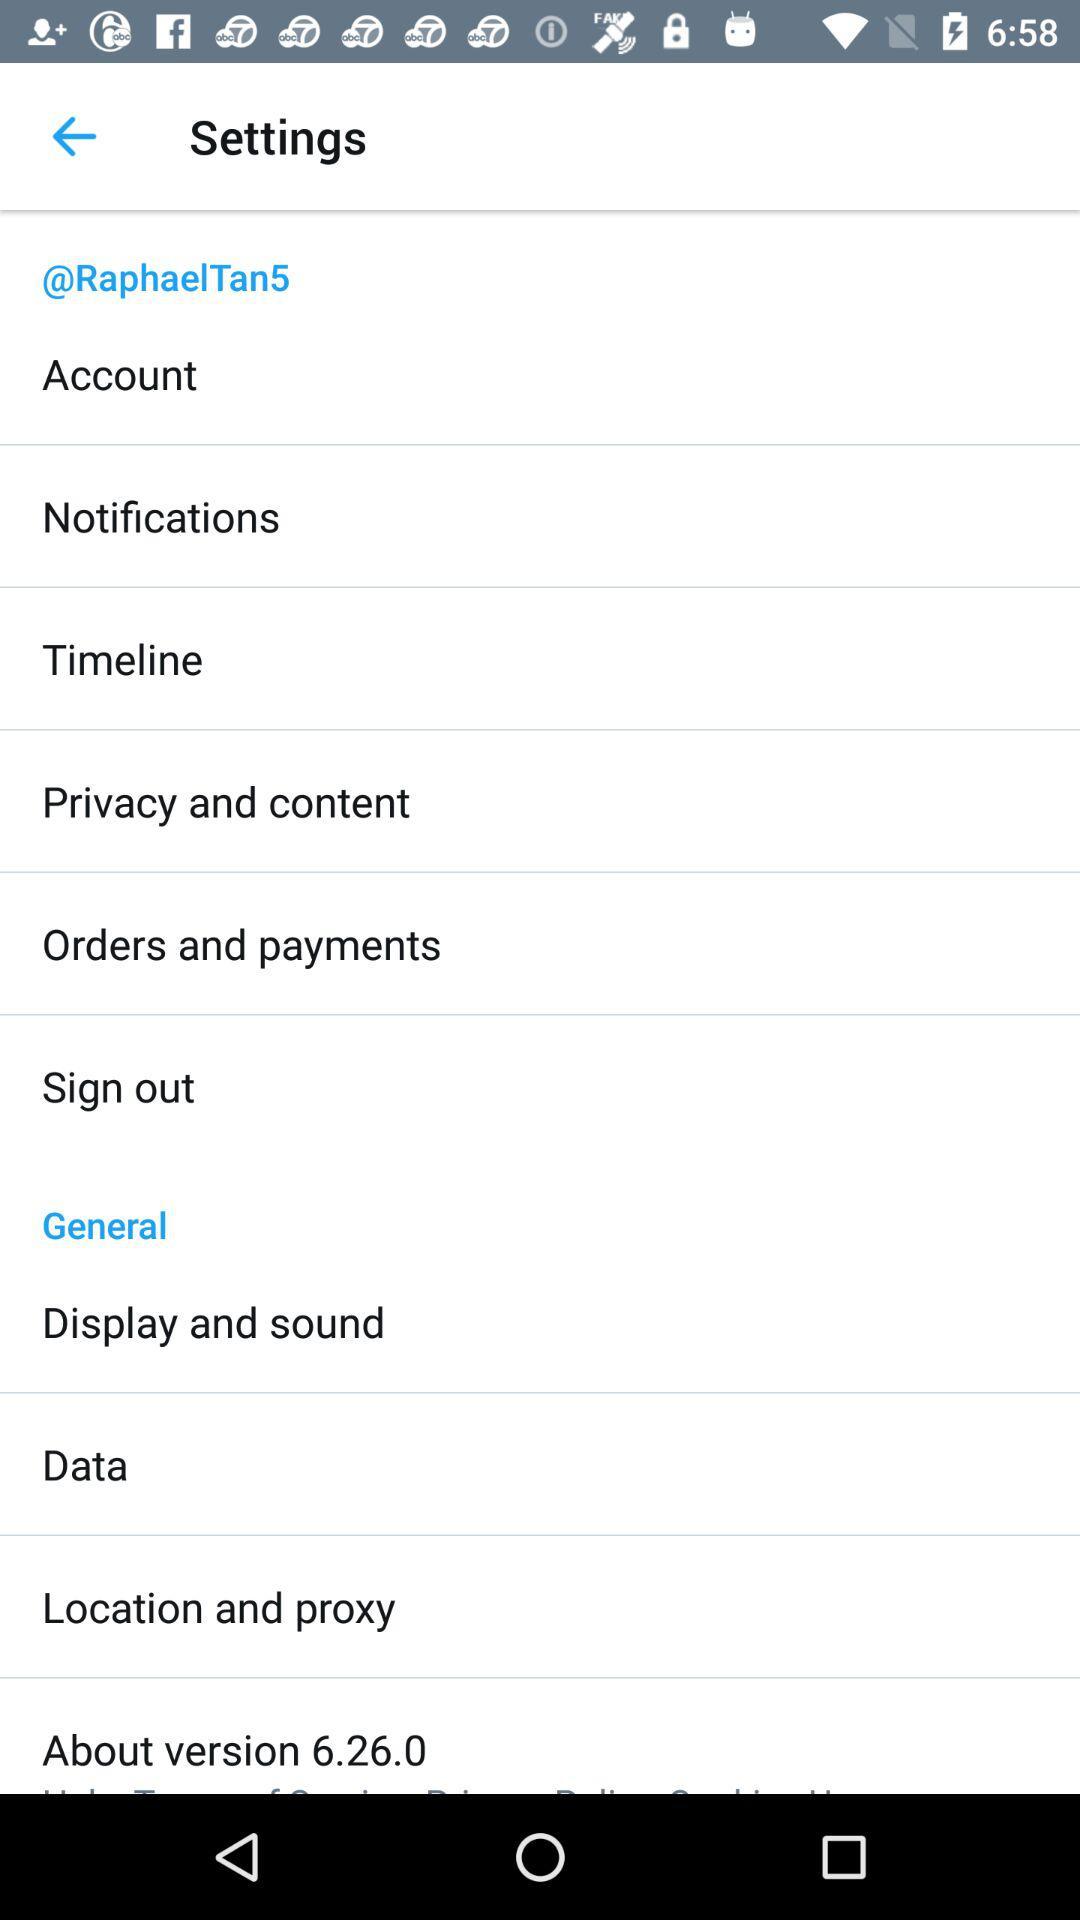 The image size is (1080, 1920). What do you see at coordinates (122, 658) in the screenshot?
I see `the item above privacy and content` at bounding box center [122, 658].